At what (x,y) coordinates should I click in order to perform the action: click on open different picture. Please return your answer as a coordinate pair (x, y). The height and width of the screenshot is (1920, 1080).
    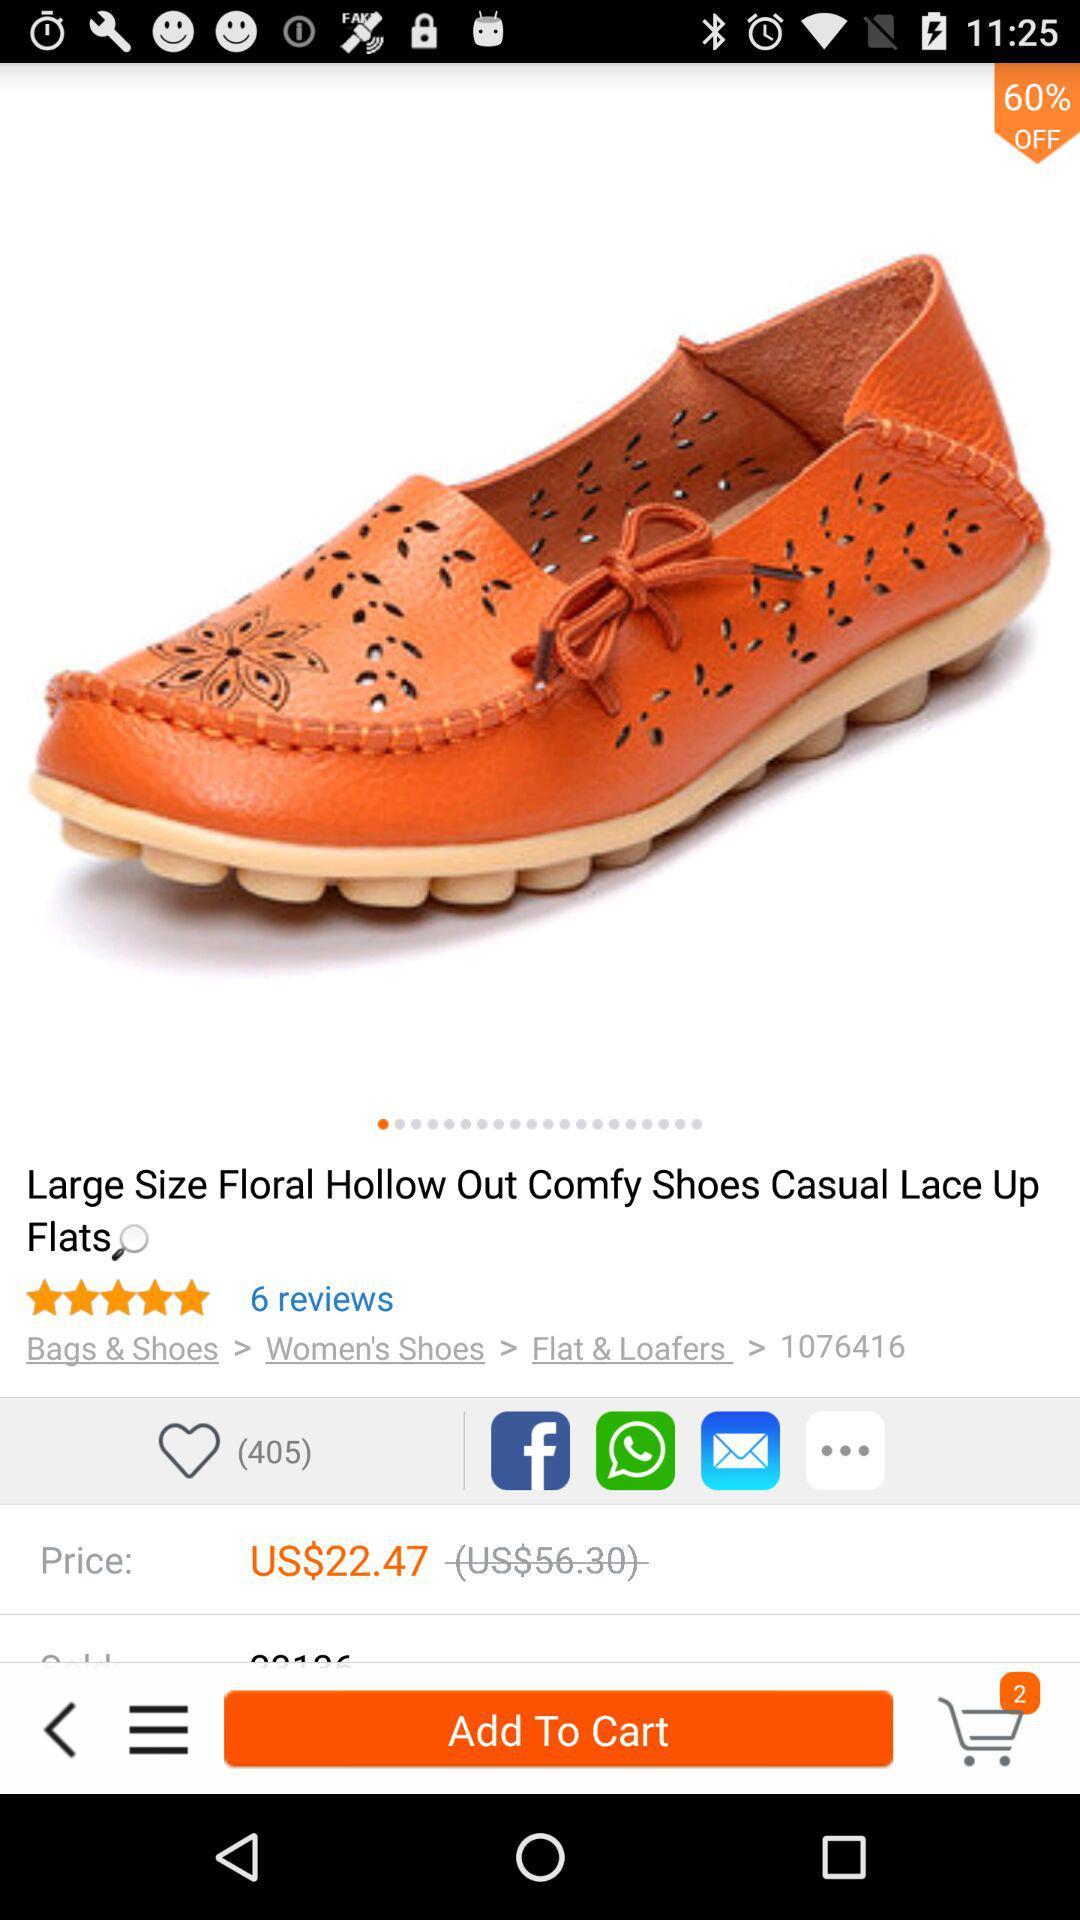
    Looking at the image, I should click on (530, 1124).